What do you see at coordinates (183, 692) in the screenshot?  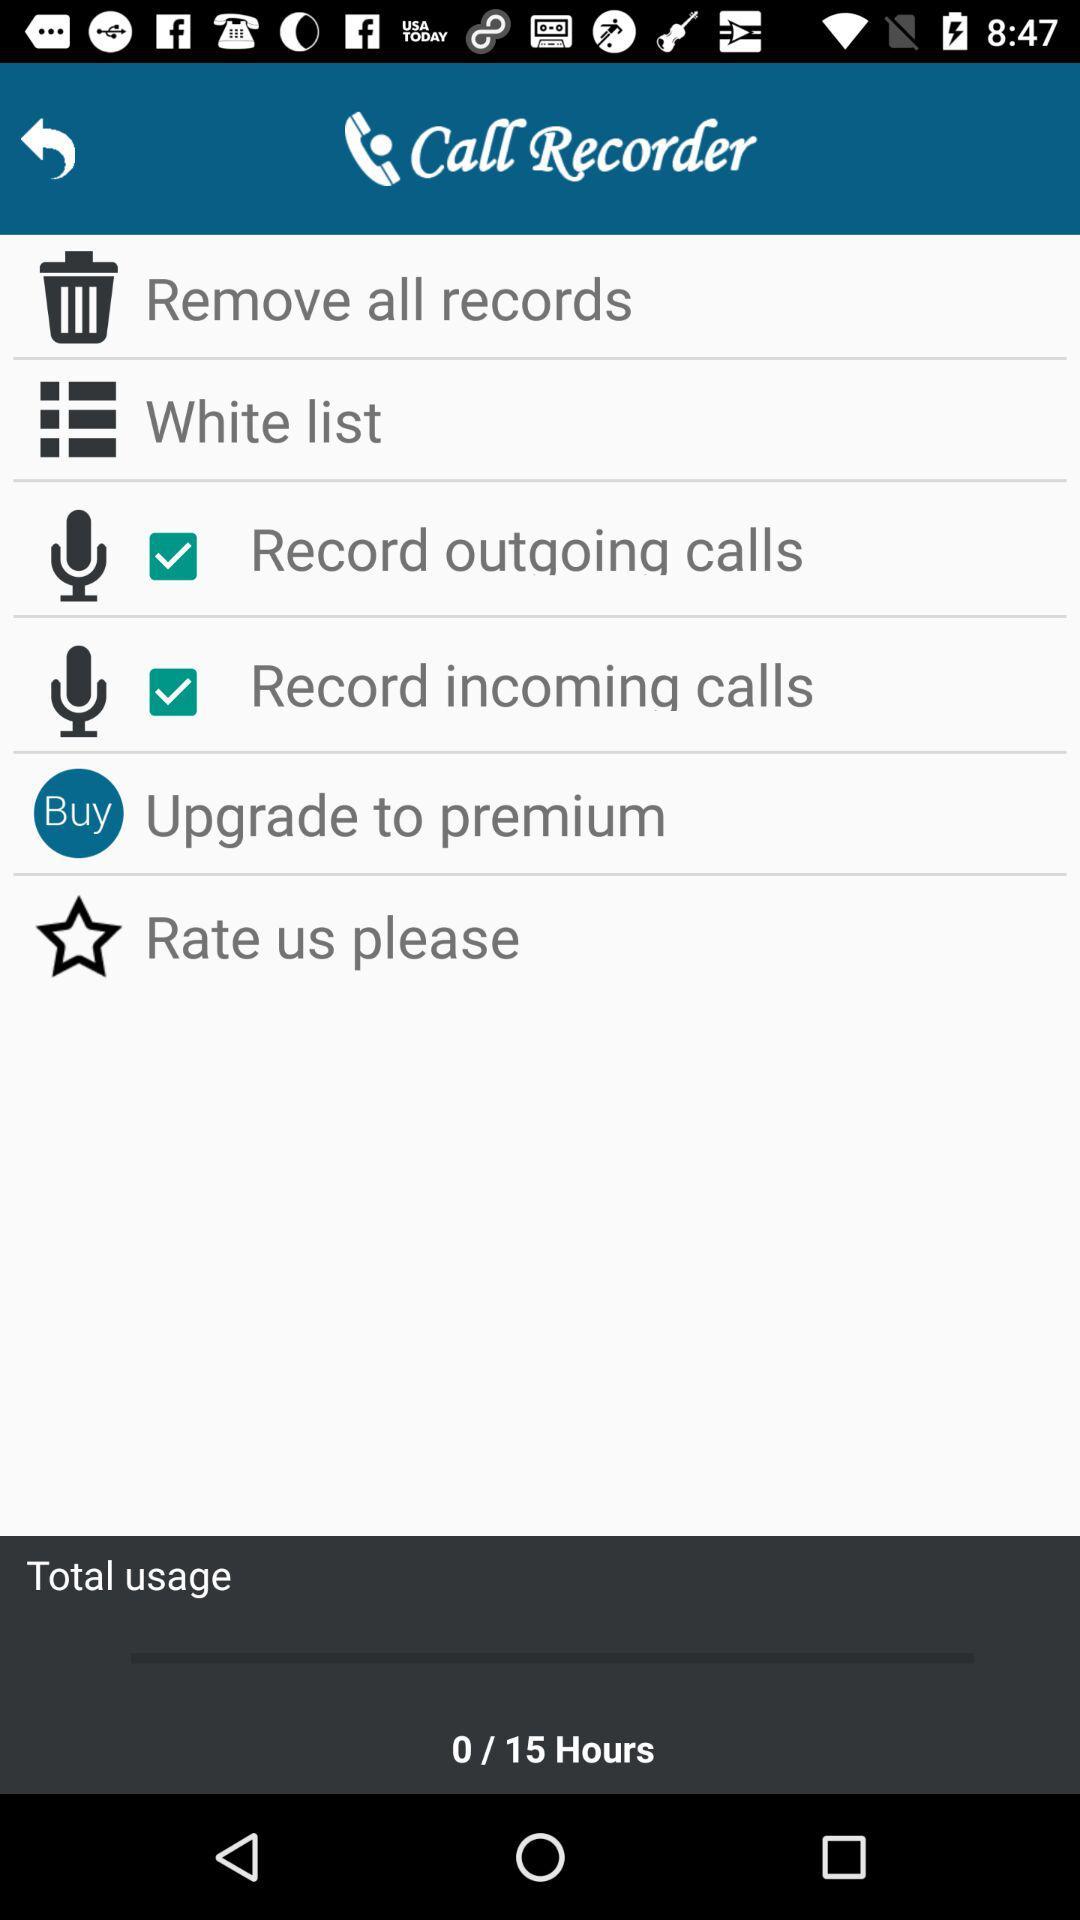 I see `icon next to the record incoming calls app` at bounding box center [183, 692].